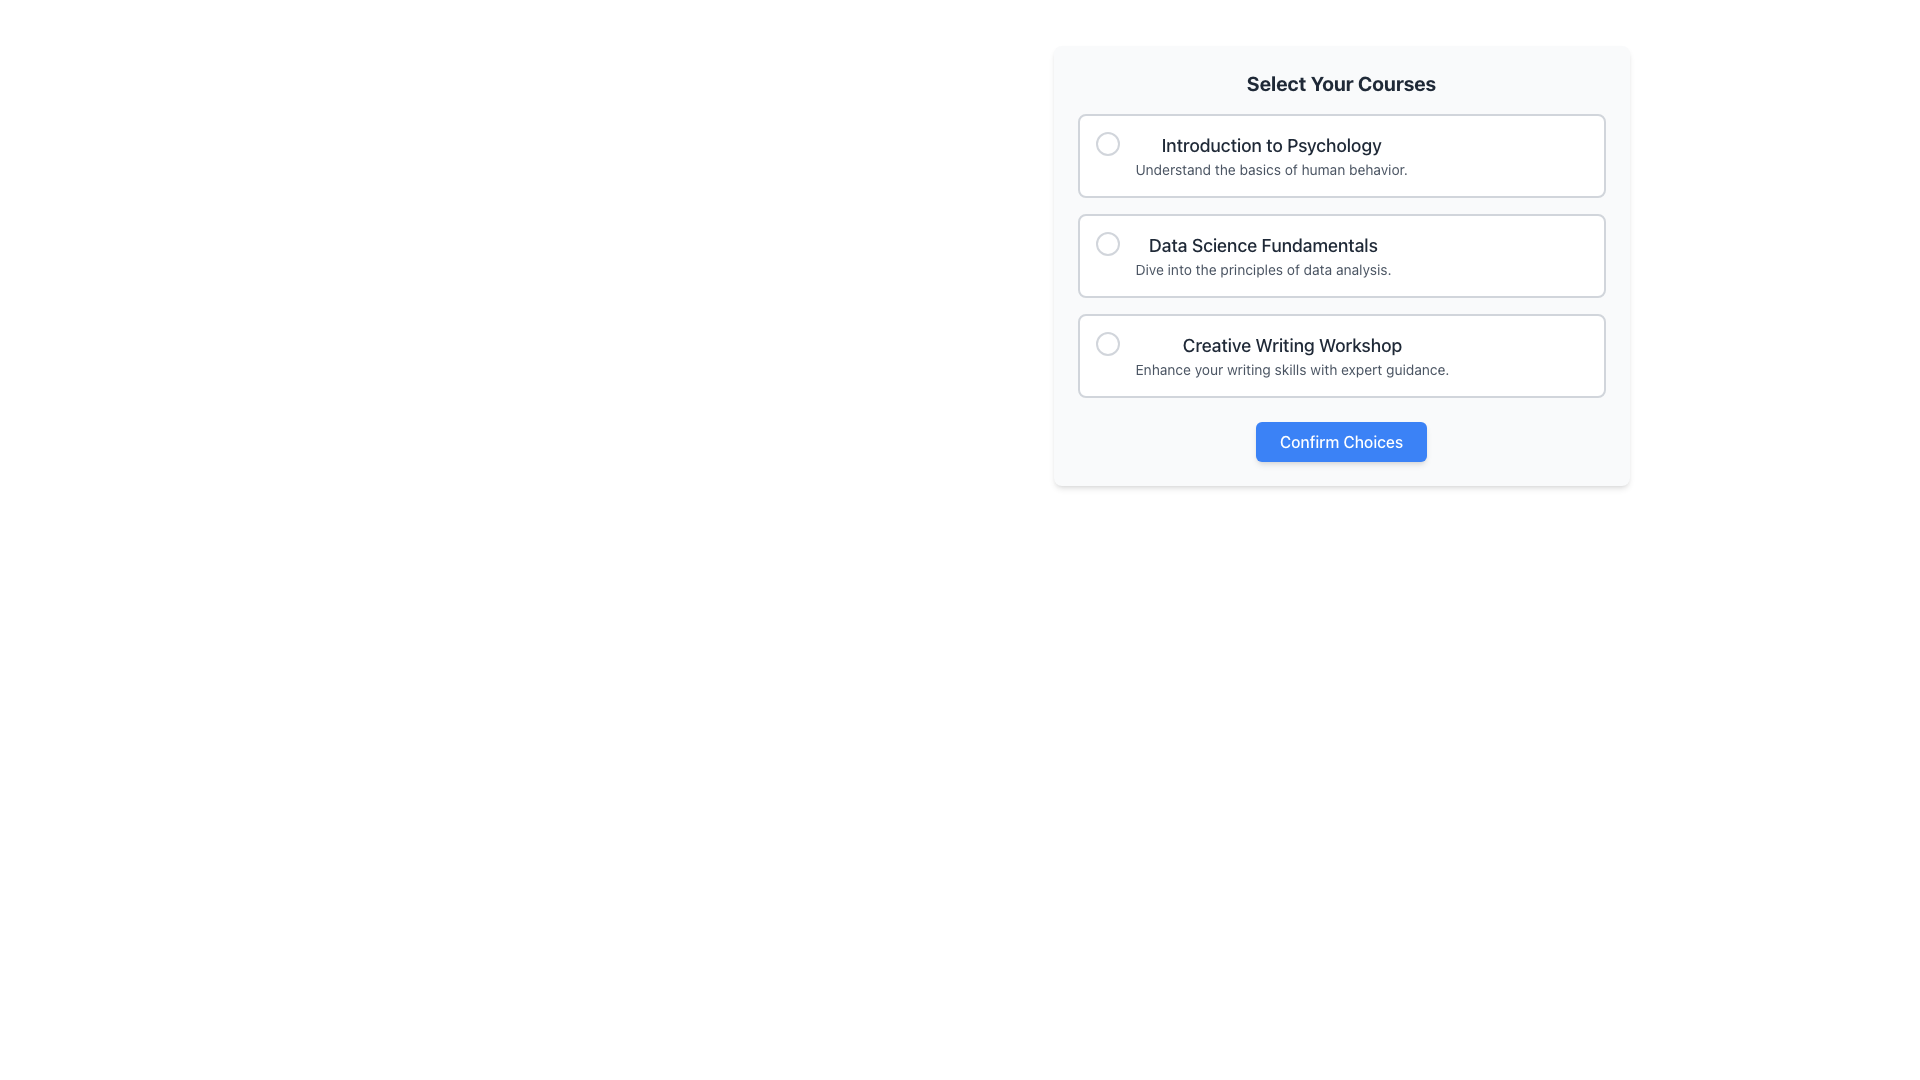 The height and width of the screenshot is (1080, 1920). Describe the element at coordinates (1270, 145) in the screenshot. I see `the text label reading 'Introduction to Psychology', which is presented in bold and dark gray font, located in the central column of the layout under 'Select Your Courses'` at that location.